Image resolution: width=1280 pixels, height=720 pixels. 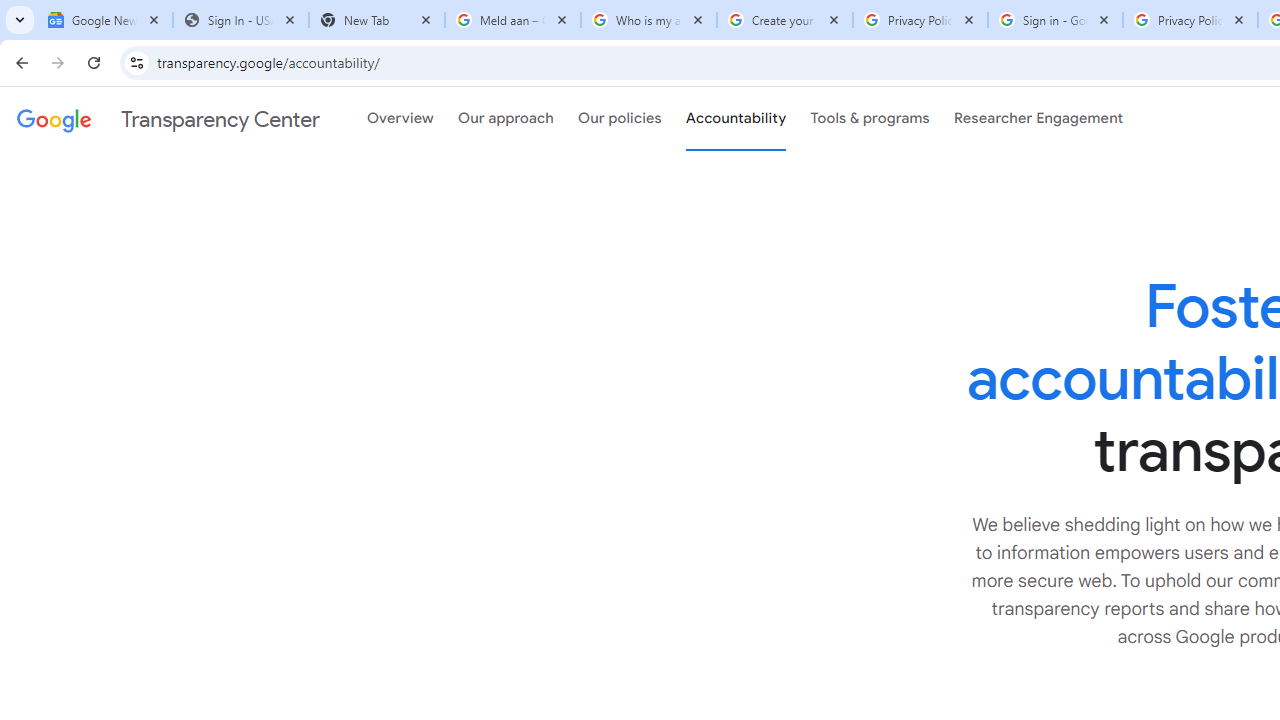 I want to click on 'Researcher Engagement', so click(x=1038, y=119).